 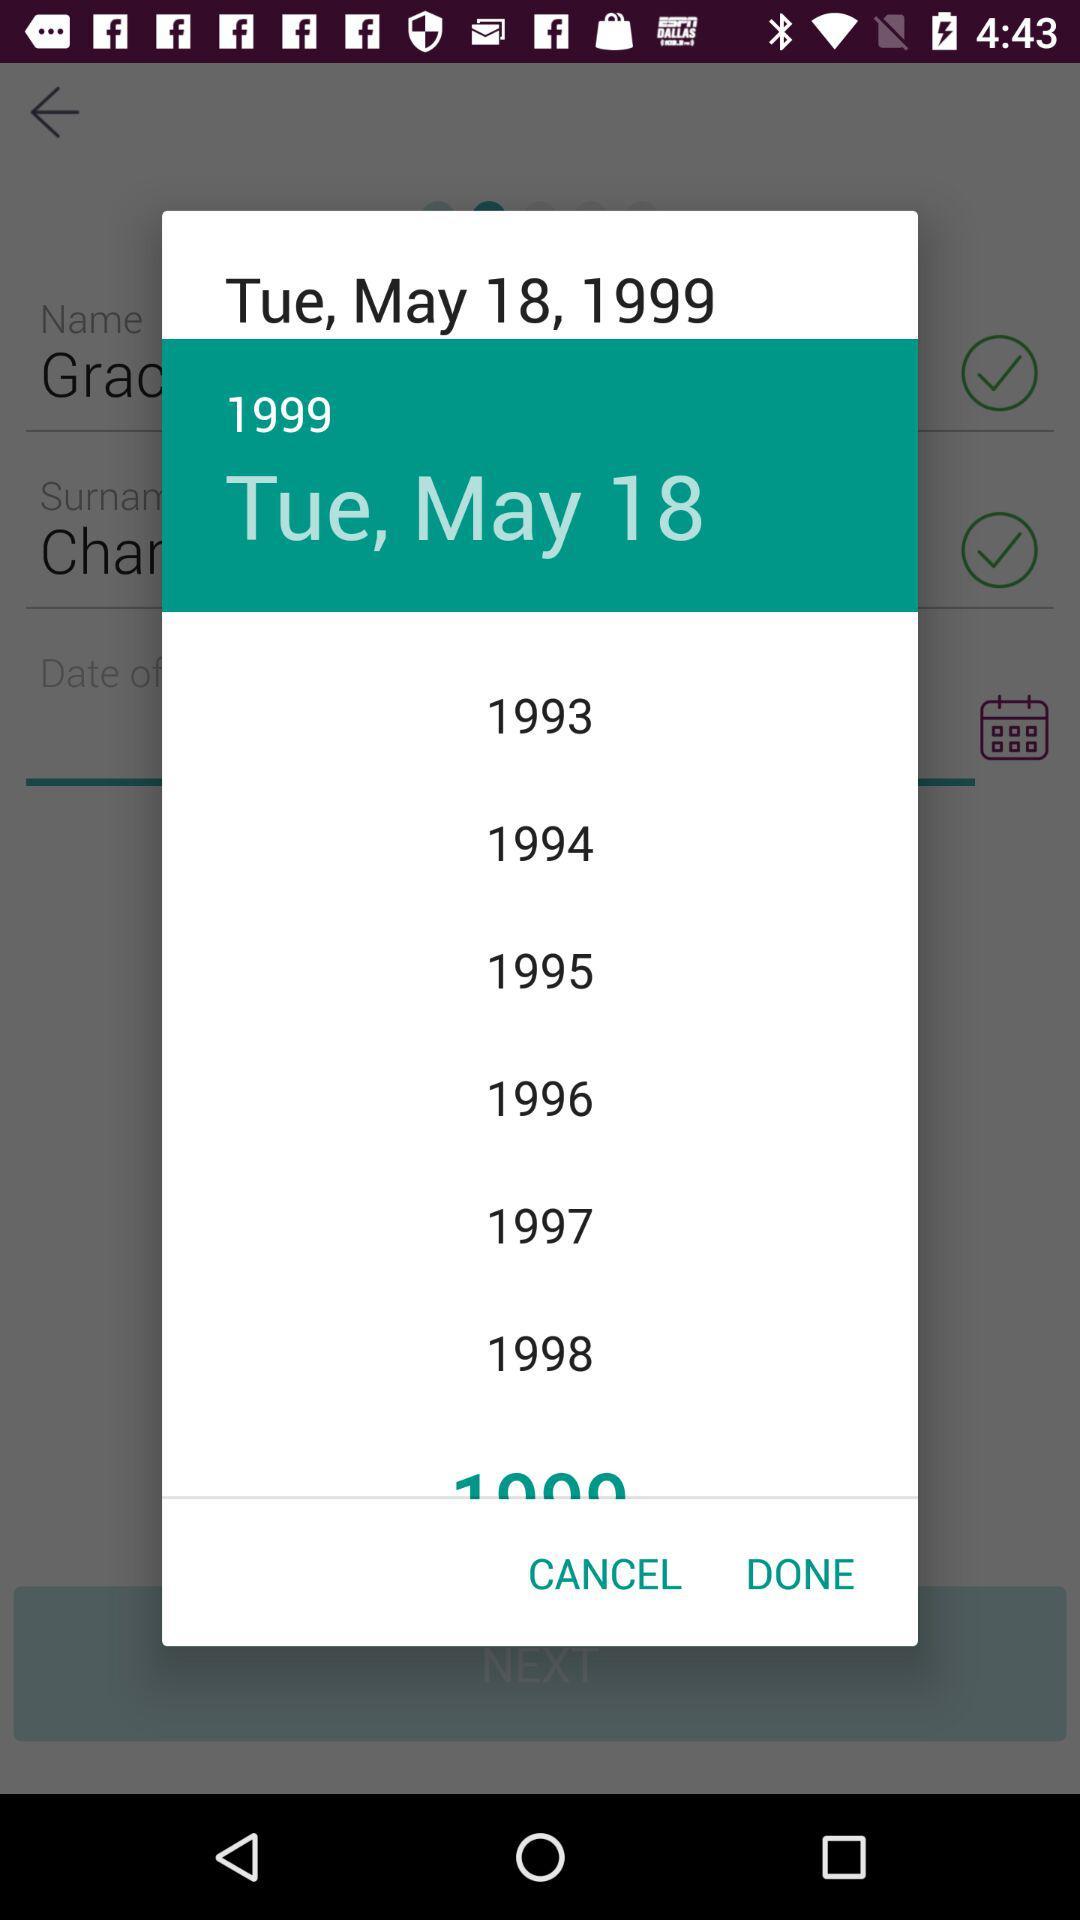 I want to click on the item to the left of done icon, so click(x=604, y=1571).